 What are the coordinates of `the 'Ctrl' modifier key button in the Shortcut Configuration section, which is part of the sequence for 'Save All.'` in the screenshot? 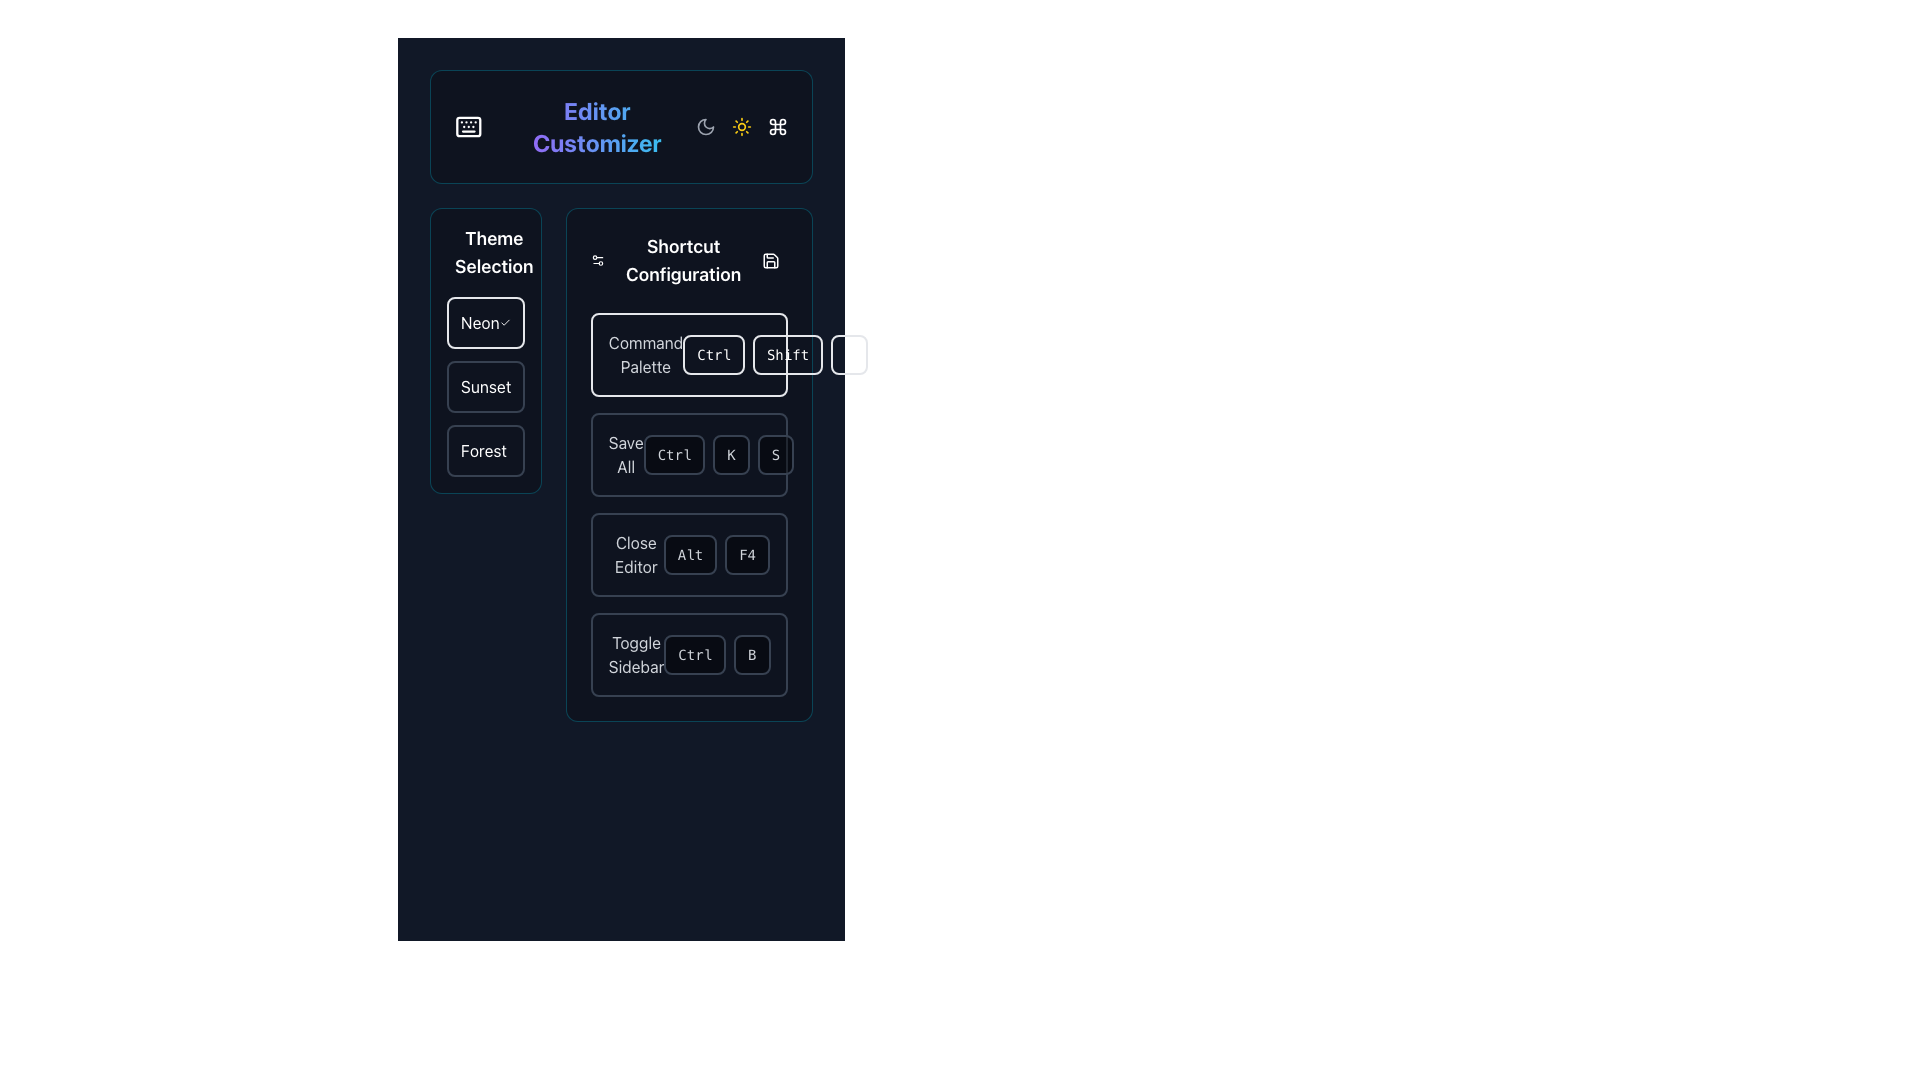 It's located at (674, 455).